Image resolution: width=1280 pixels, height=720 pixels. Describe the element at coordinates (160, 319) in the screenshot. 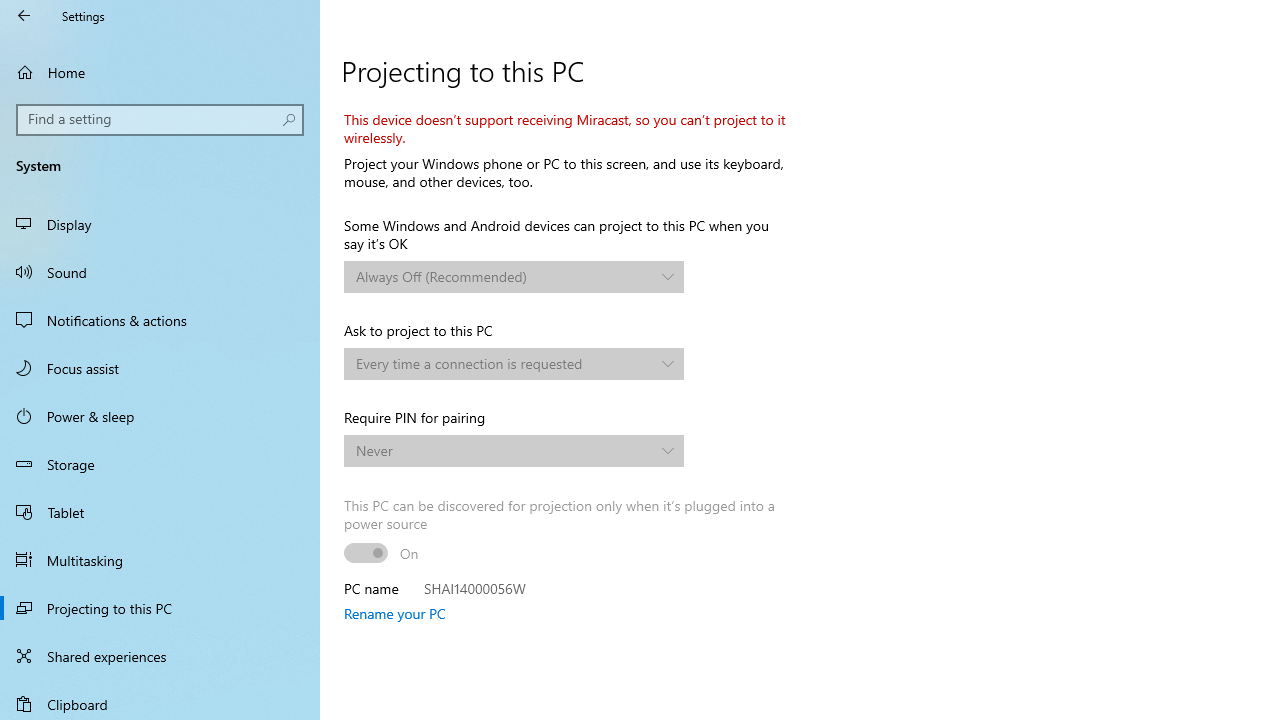

I see `'Notifications & actions'` at that location.